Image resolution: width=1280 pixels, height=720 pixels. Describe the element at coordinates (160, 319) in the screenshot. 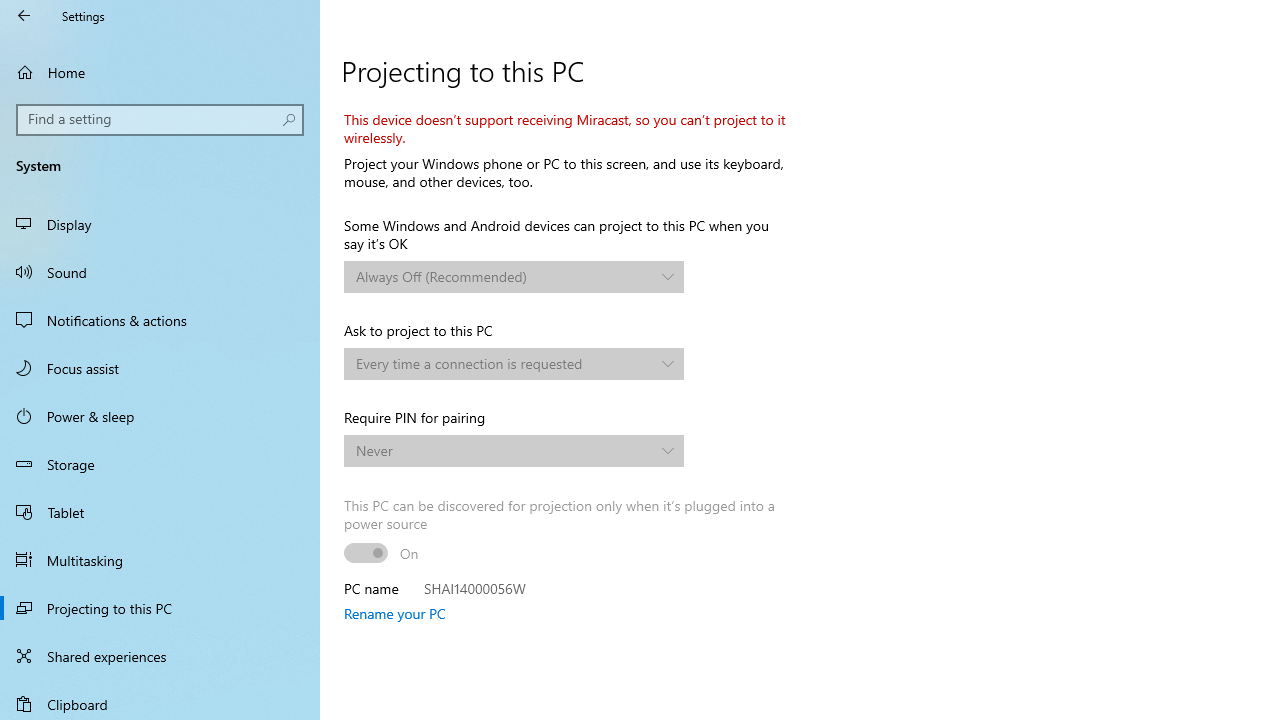

I see `'Notifications & actions'` at that location.